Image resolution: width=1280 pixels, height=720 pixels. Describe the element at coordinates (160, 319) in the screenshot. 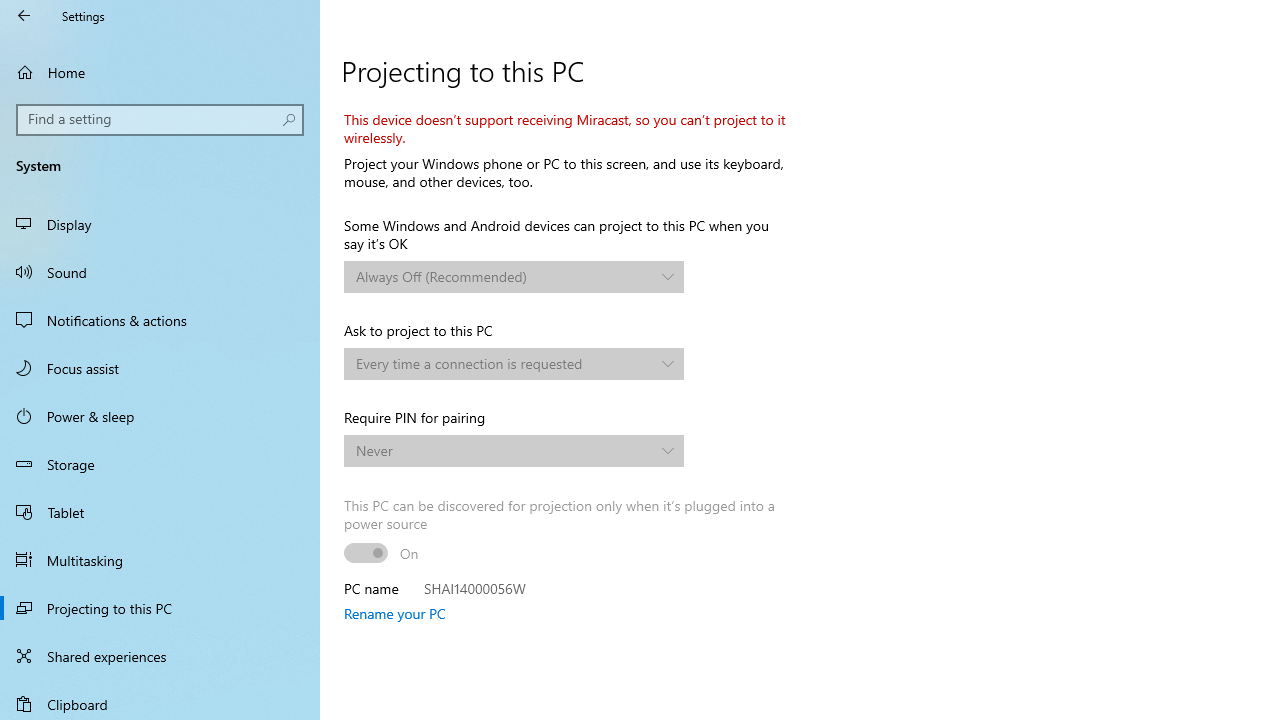

I see `'Notifications & actions'` at that location.